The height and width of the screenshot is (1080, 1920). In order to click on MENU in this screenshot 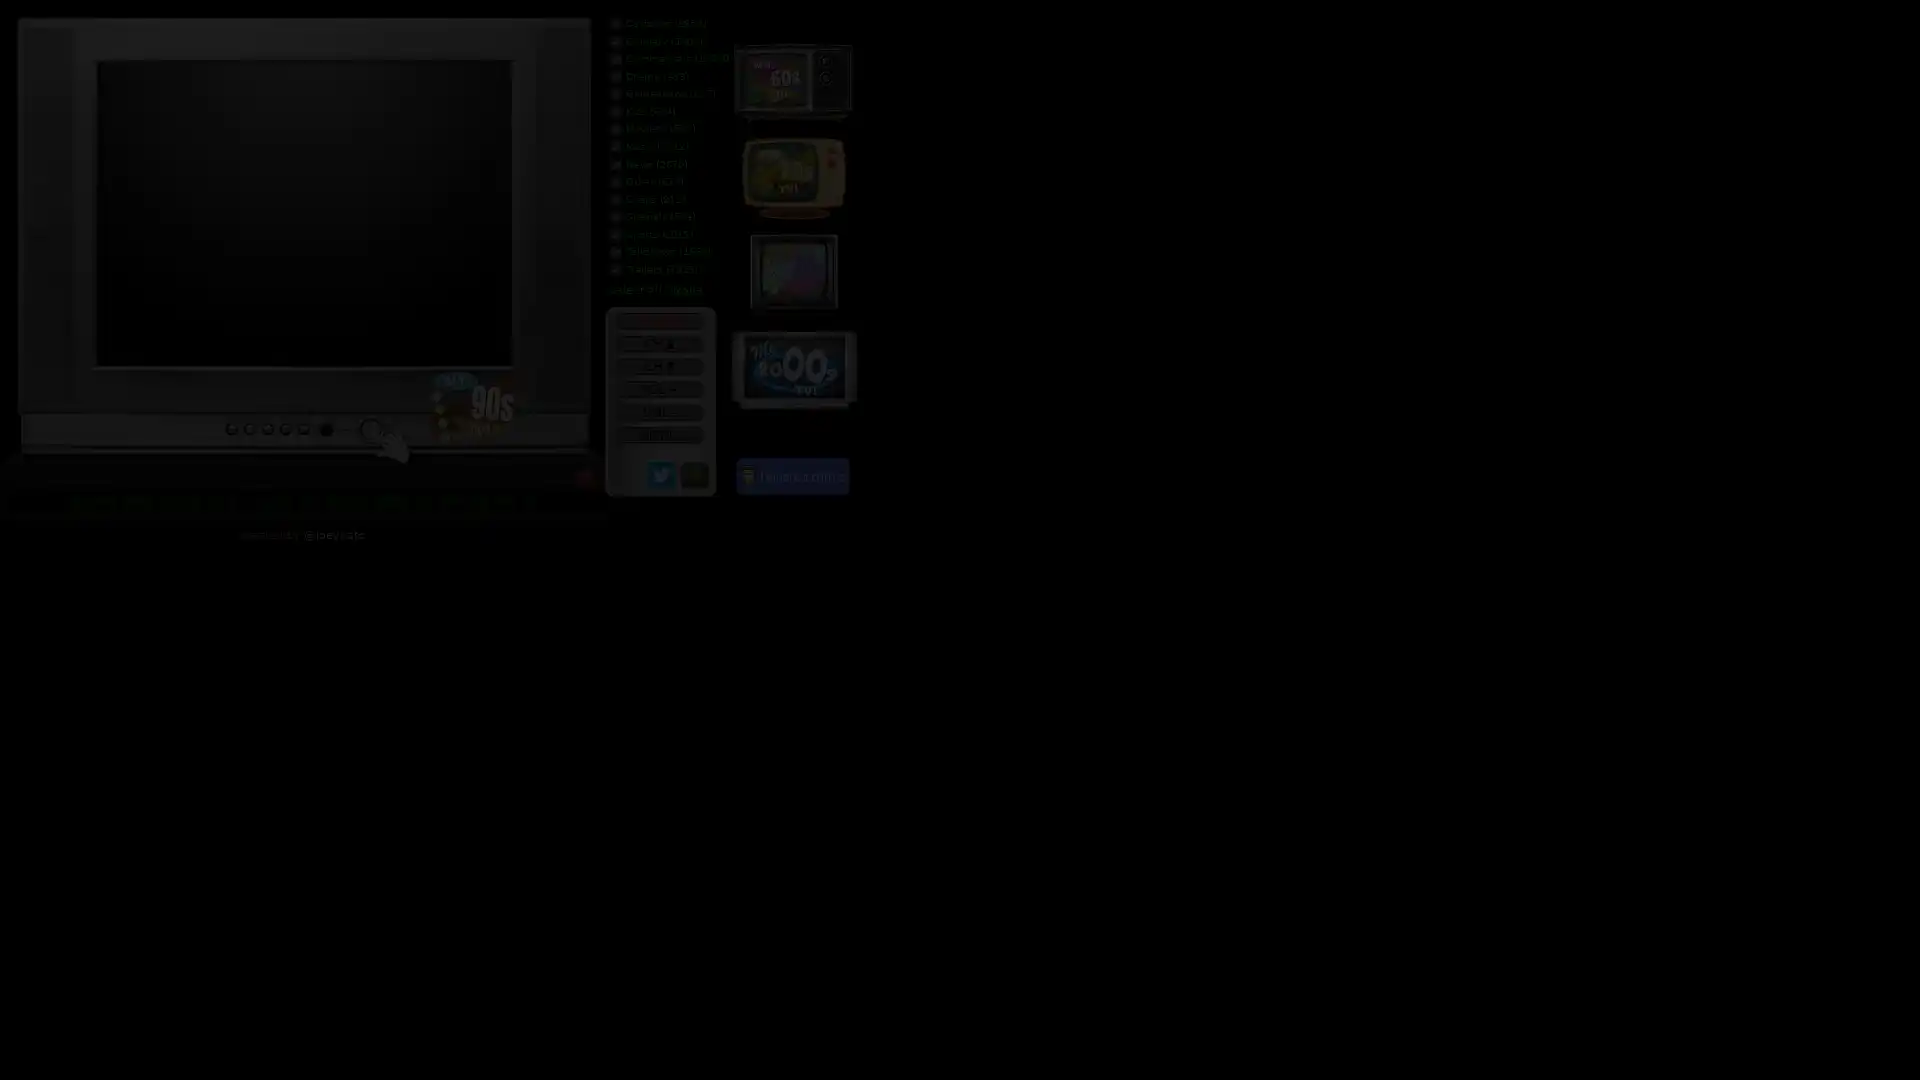, I will do `click(658, 434)`.